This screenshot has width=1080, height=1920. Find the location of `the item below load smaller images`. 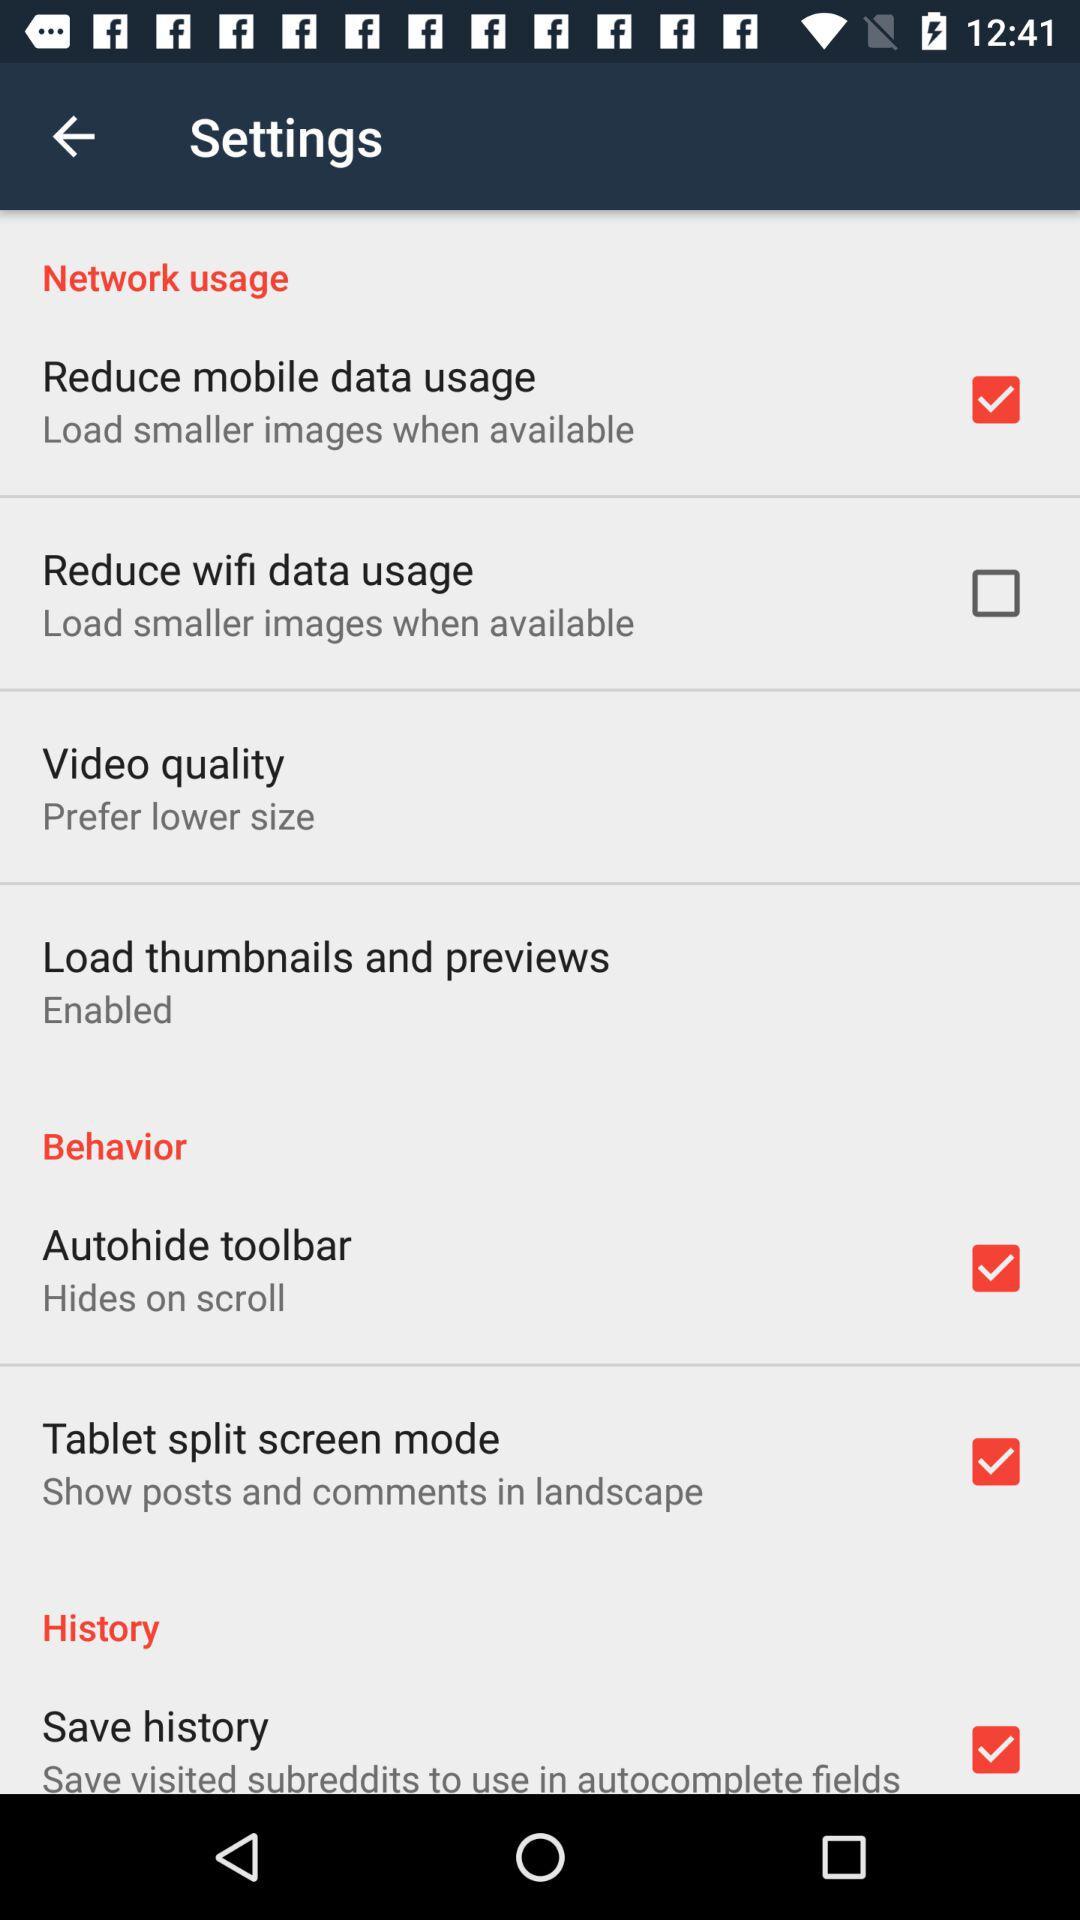

the item below load smaller images is located at coordinates (162, 761).